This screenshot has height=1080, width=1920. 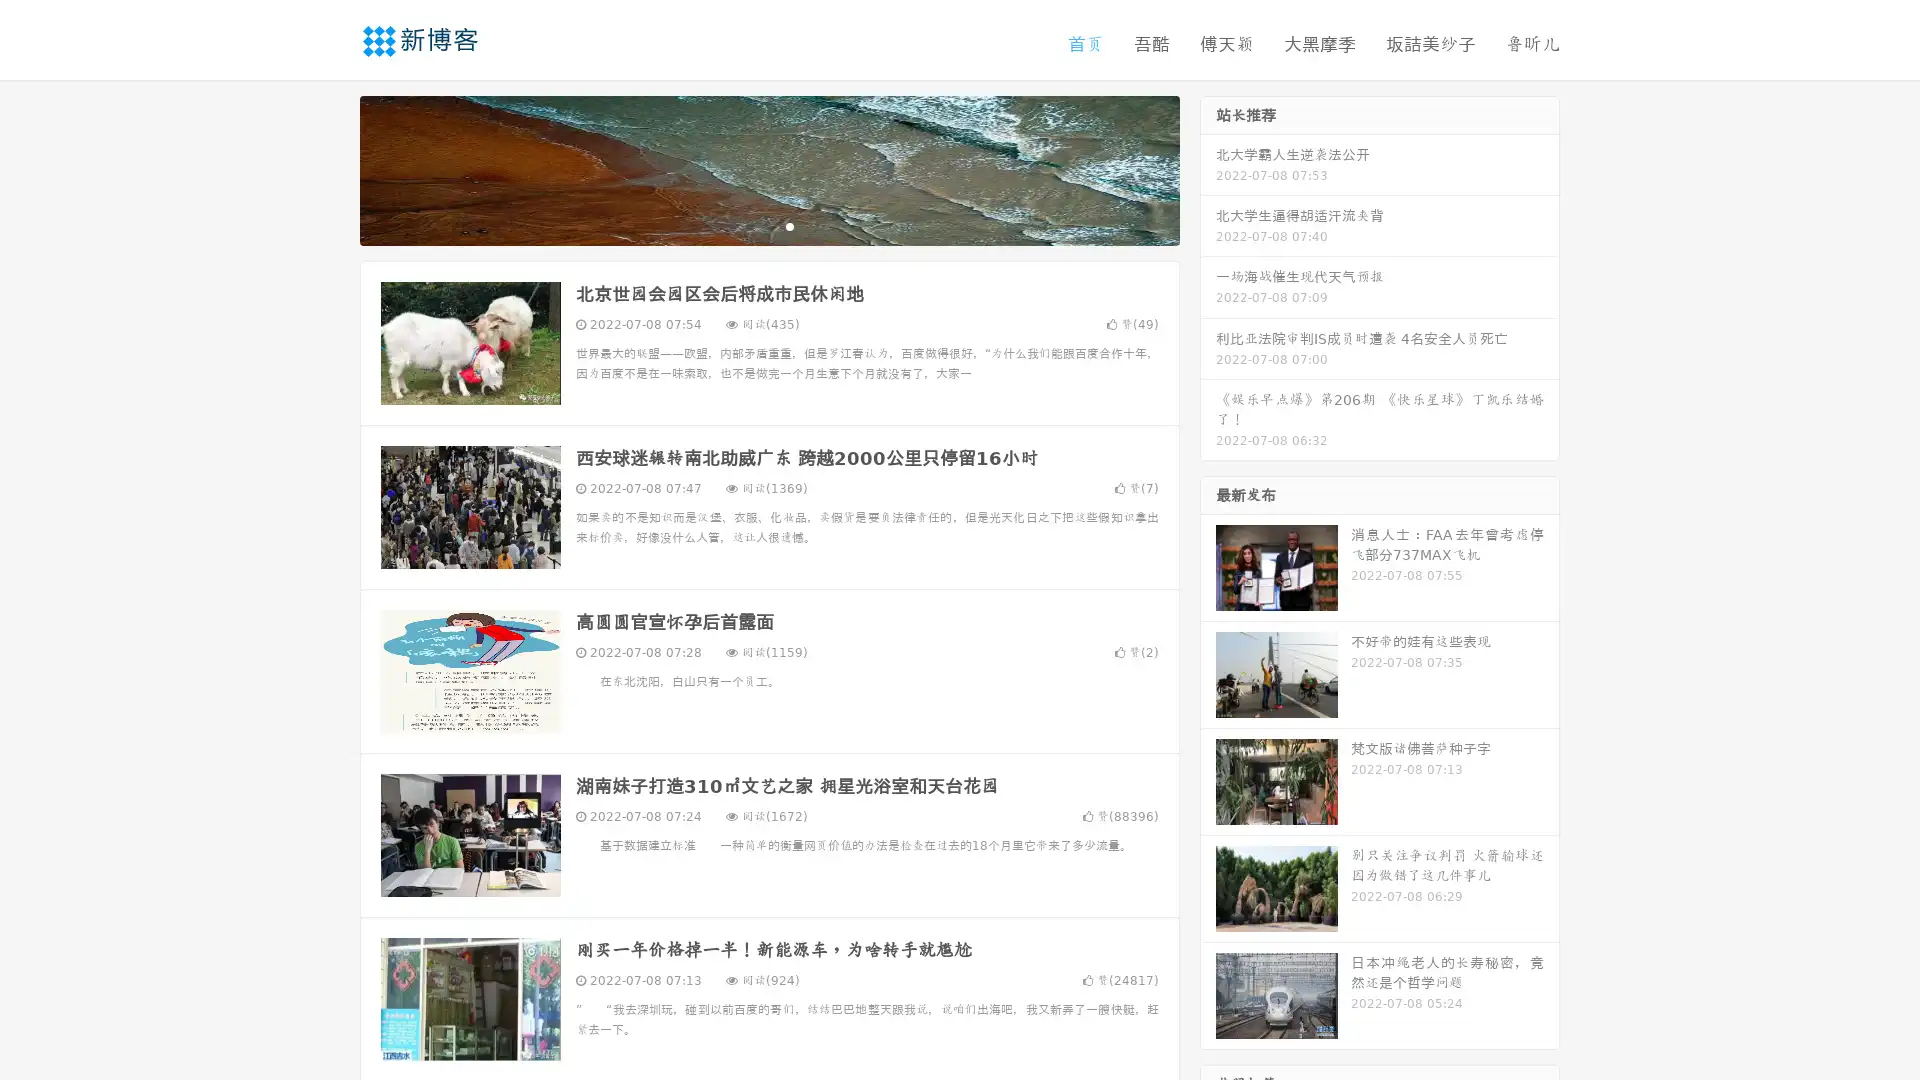 I want to click on Go to slide 2, so click(x=768, y=225).